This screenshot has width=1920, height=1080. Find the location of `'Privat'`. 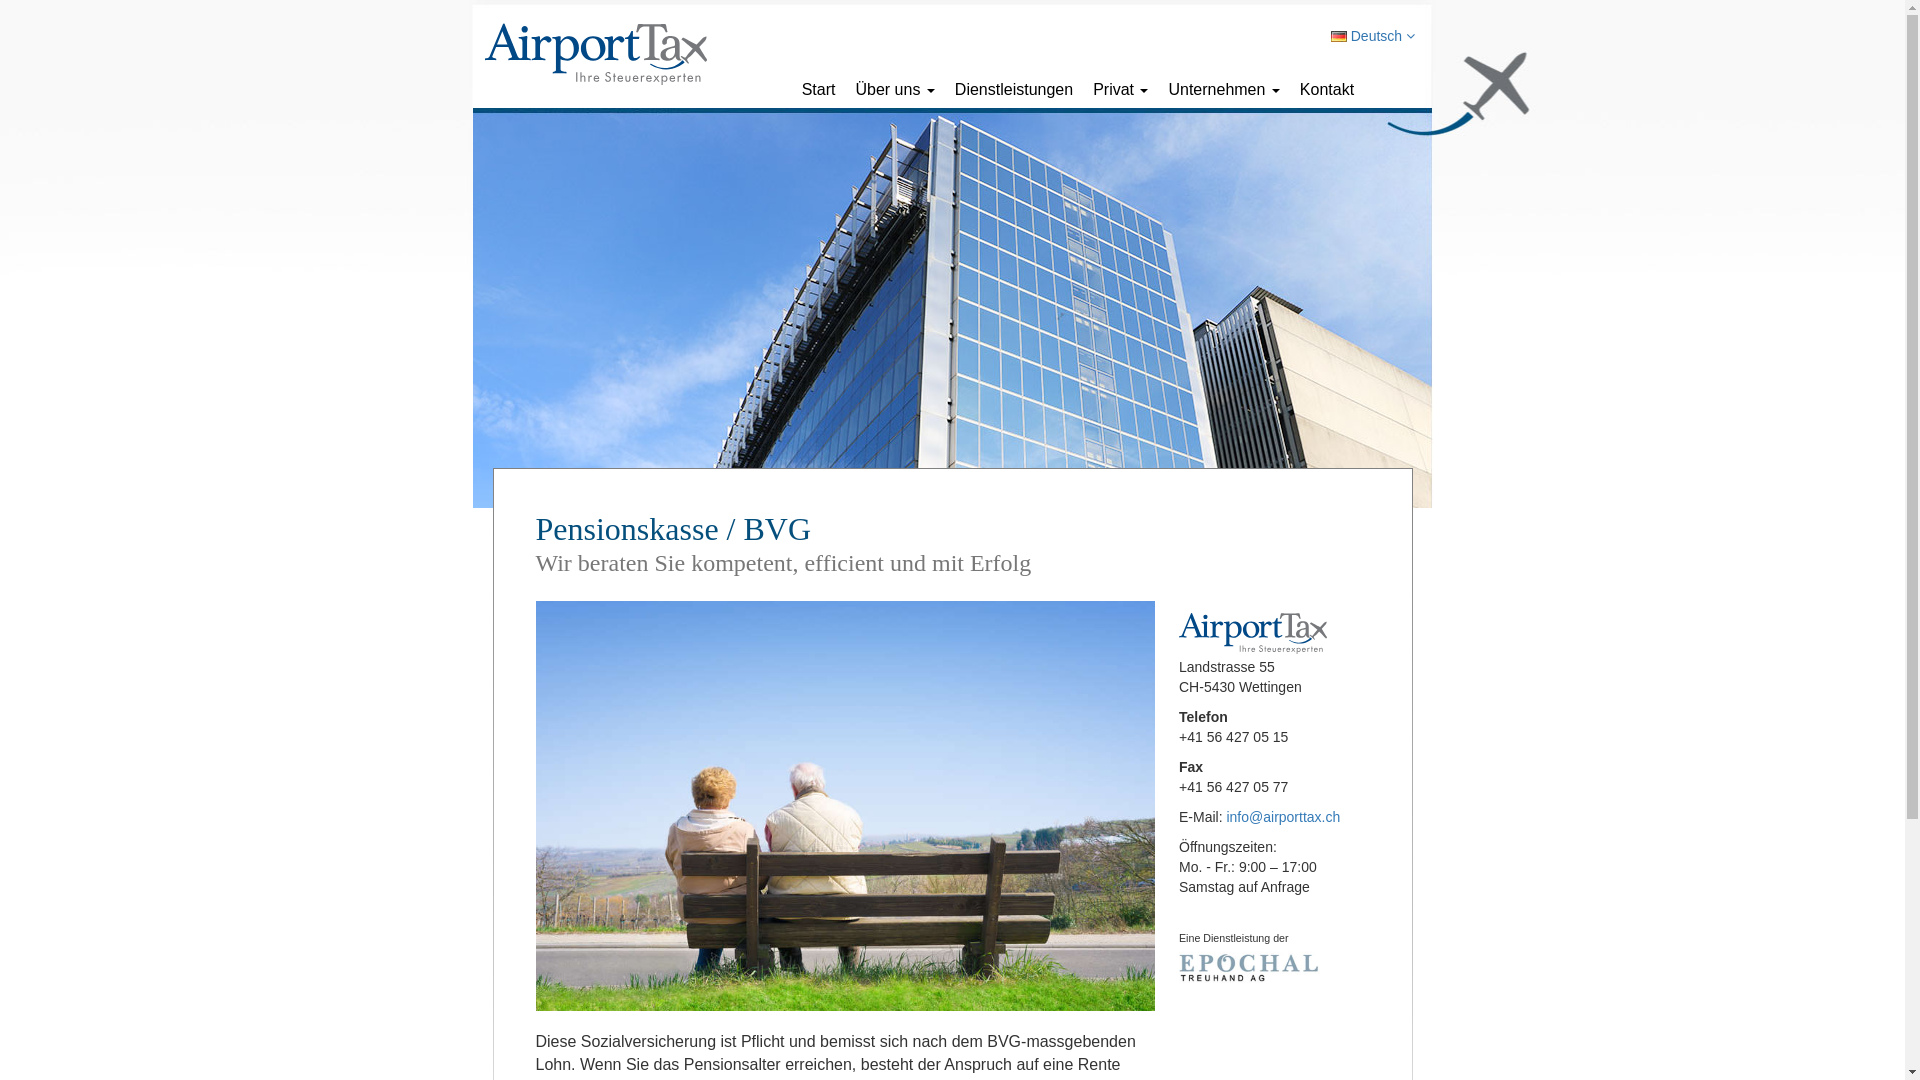

'Privat' is located at coordinates (1120, 88).